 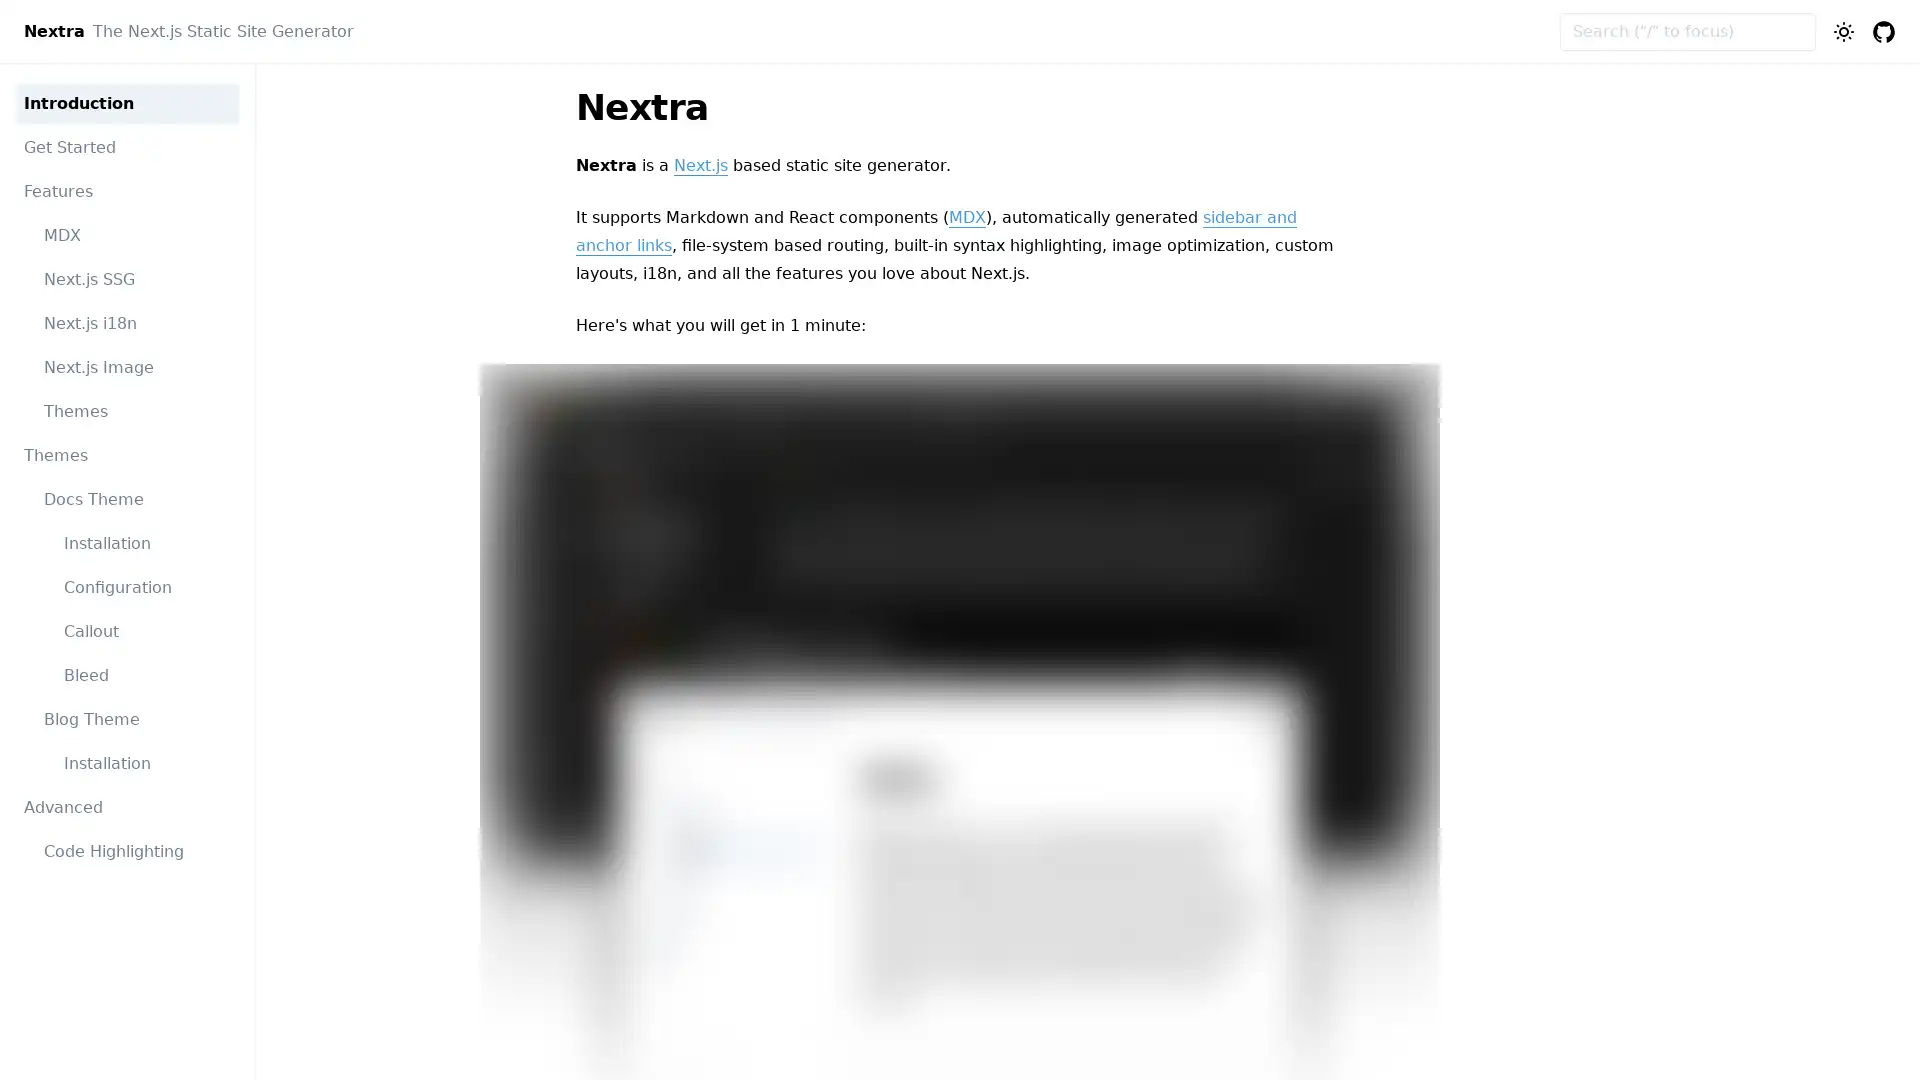 What do you see at coordinates (126, 806) in the screenshot?
I see `Advanced` at bounding box center [126, 806].